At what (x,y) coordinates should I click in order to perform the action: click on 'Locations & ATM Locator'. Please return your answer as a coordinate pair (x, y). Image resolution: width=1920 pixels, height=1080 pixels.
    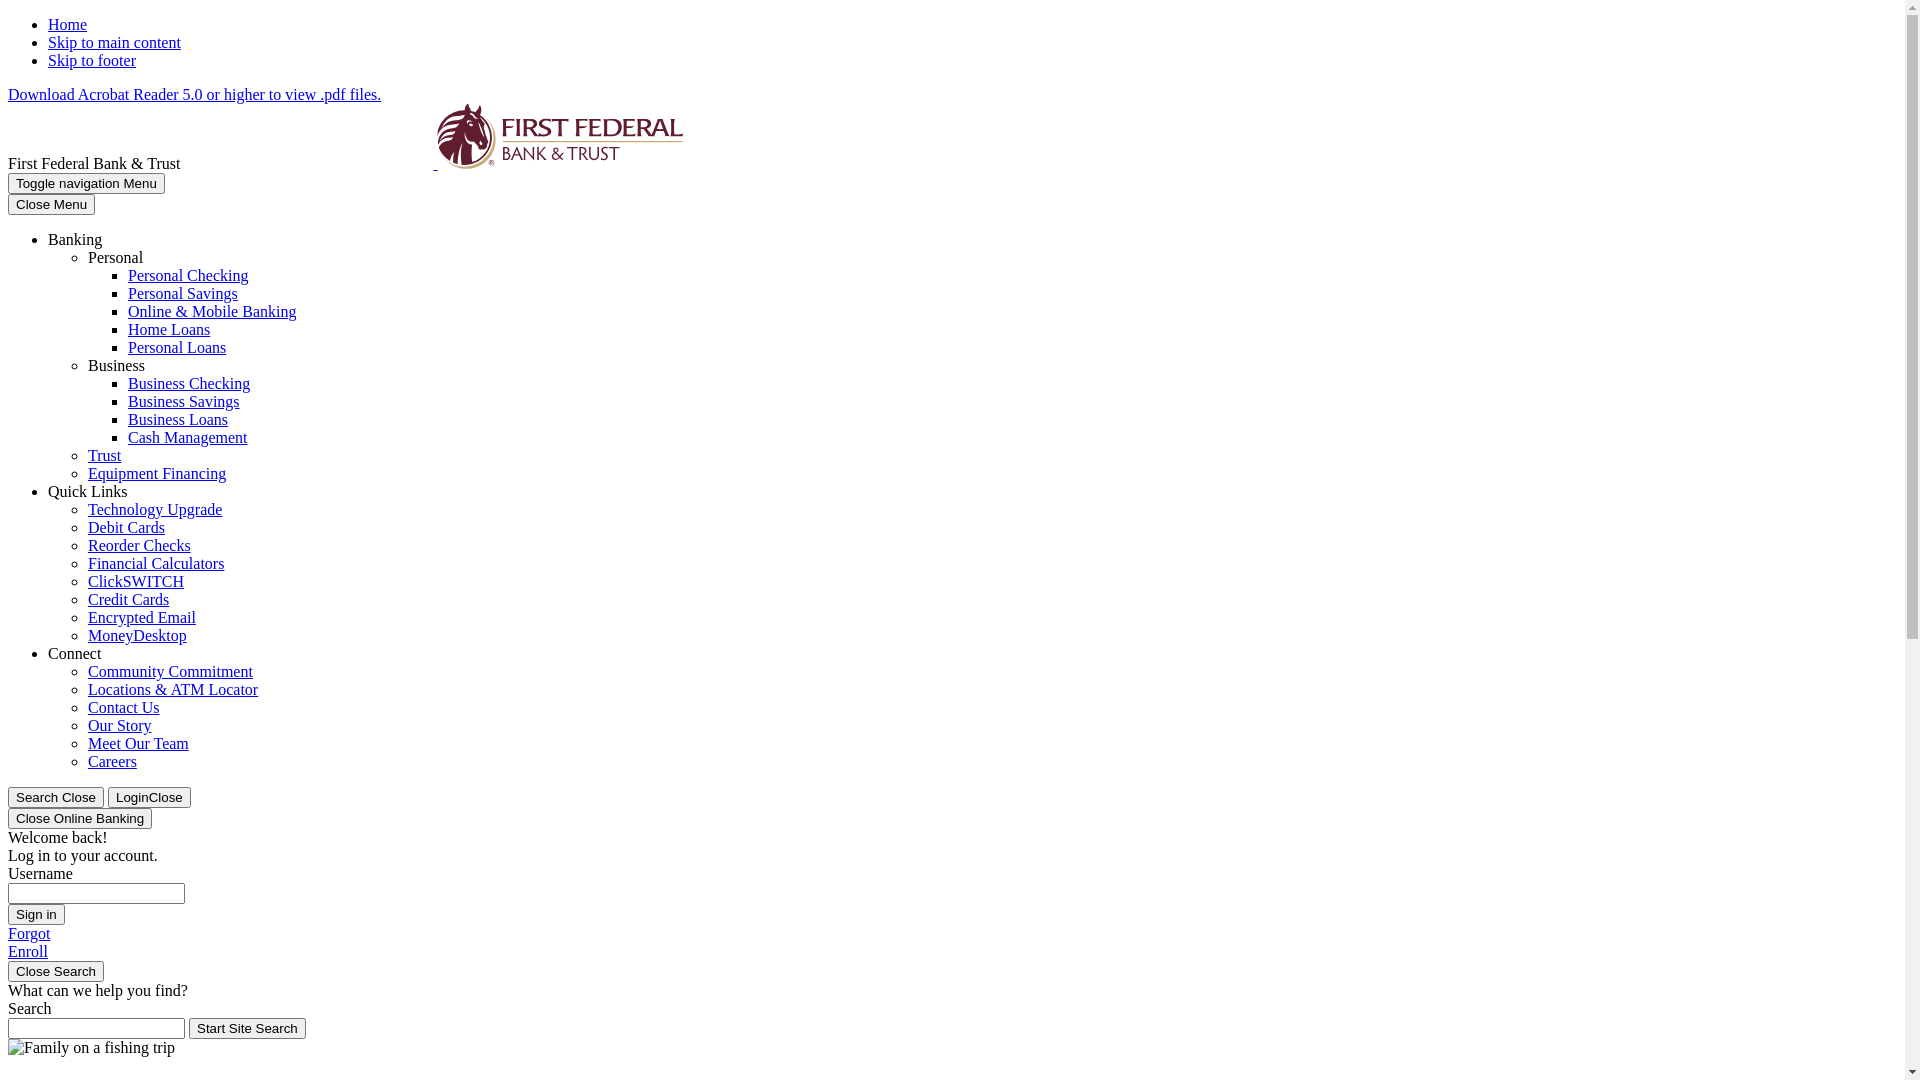
    Looking at the image, I should click on (86, 688).